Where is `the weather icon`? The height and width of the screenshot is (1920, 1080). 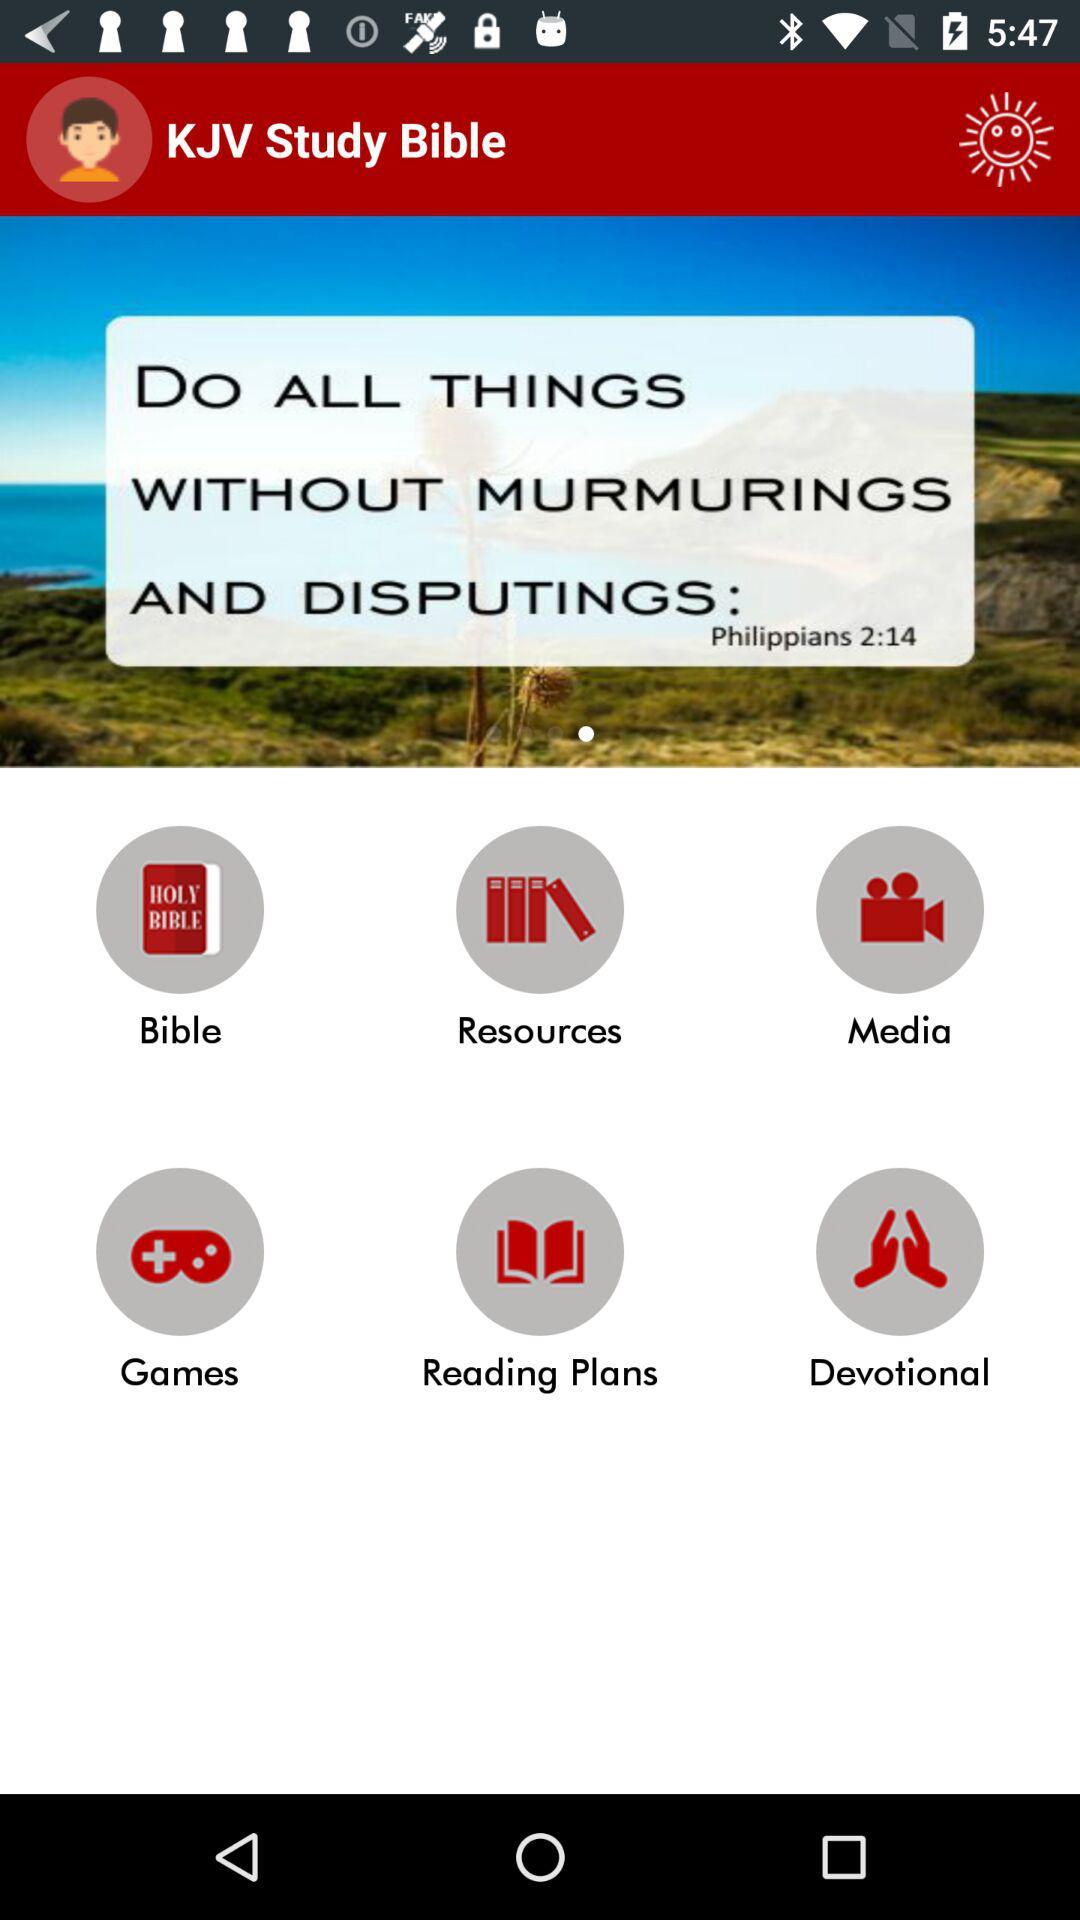
the weather icon is located at coordinates (1006, 138).